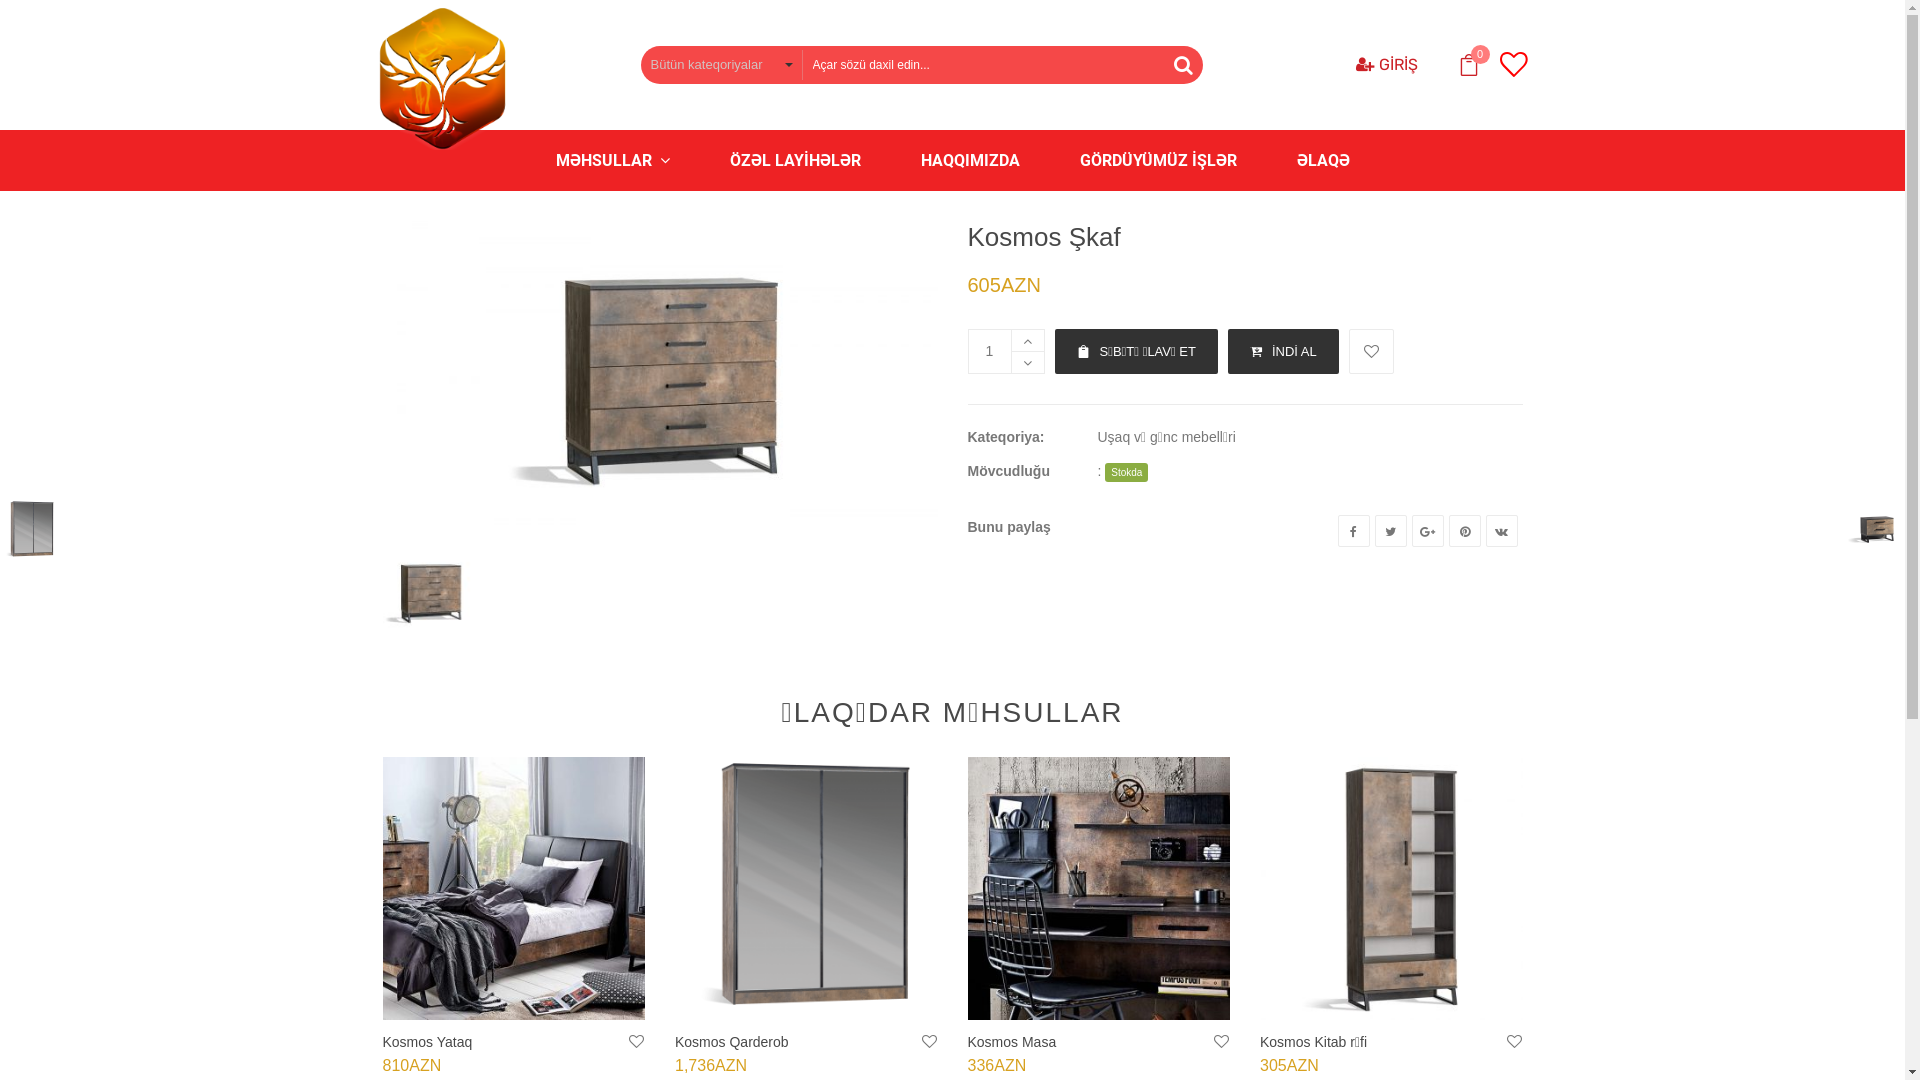  Describe the element at coordinates (1410, 530) in the screenshot. I see `'Googleplus'` at that location.